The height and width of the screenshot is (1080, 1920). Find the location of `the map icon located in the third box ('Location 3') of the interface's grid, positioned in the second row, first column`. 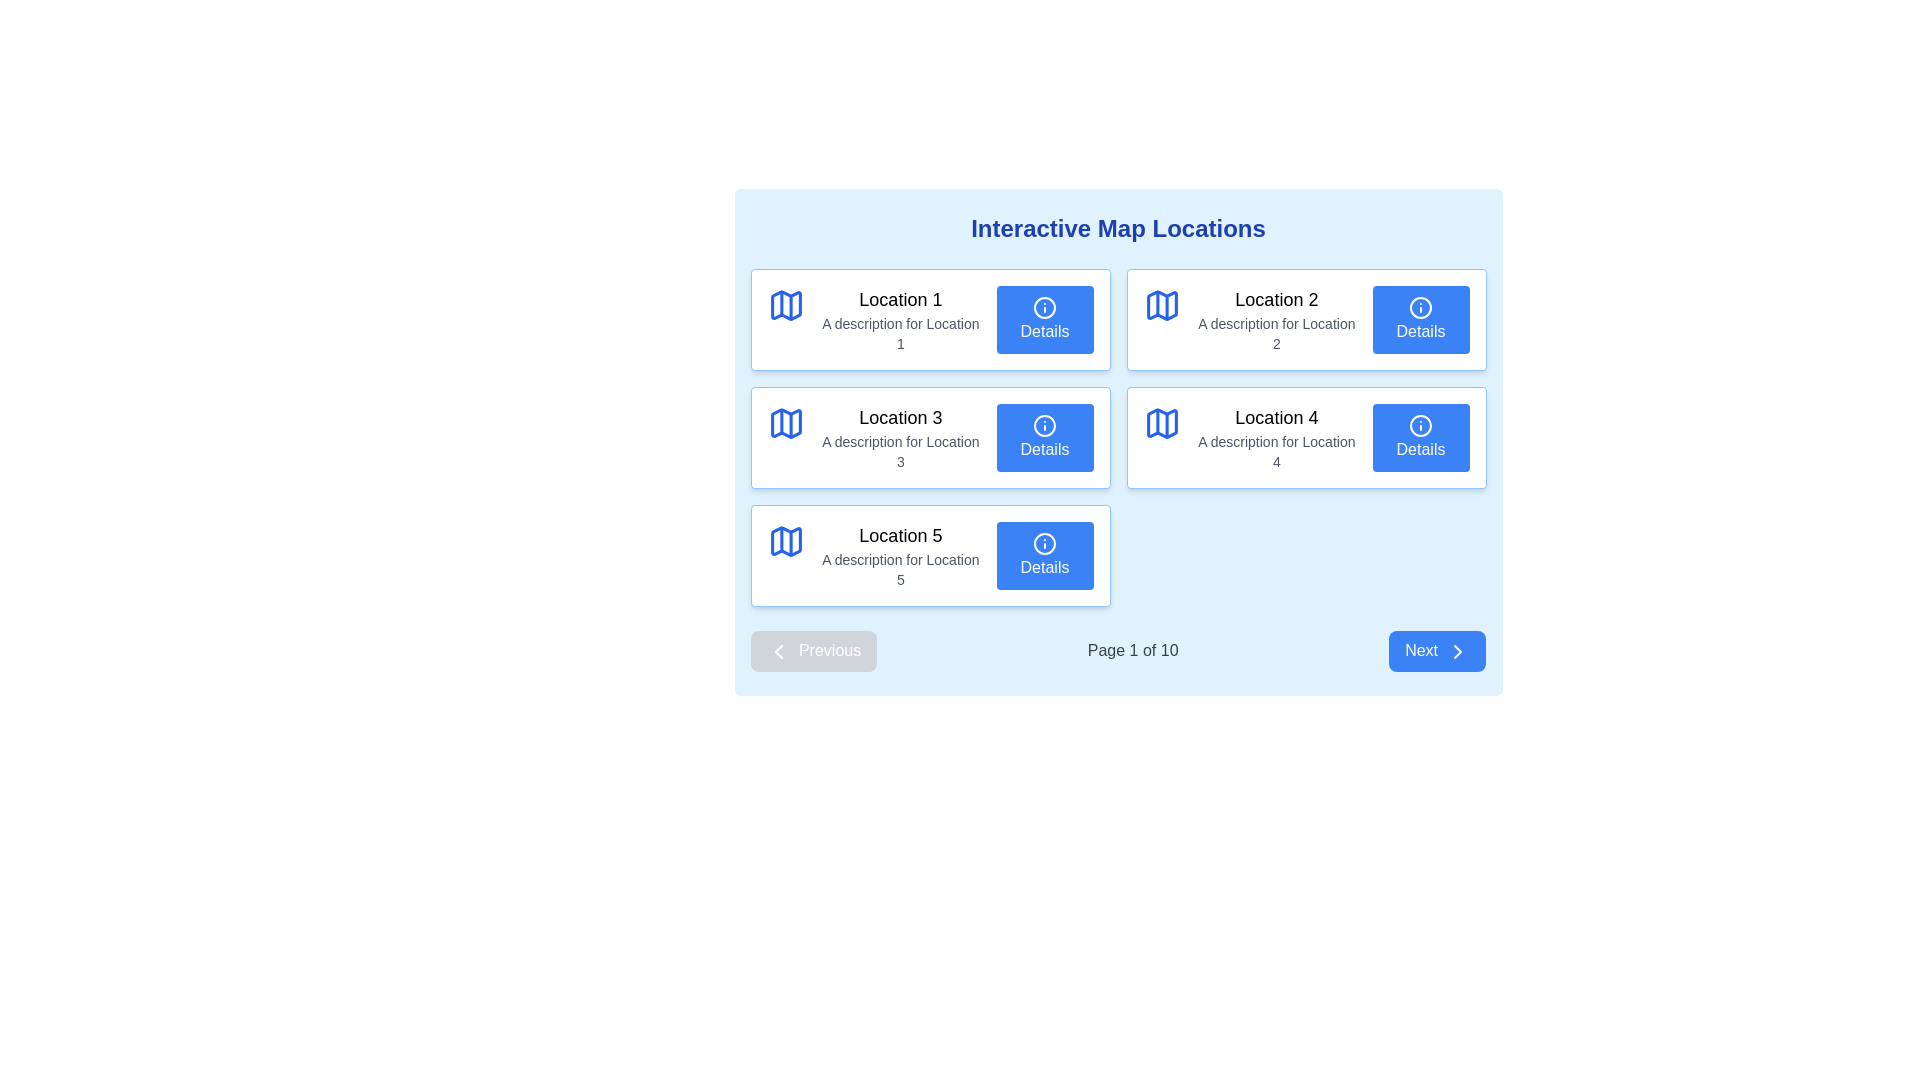

the map icon located in the third box ('Location 3') of the interface's grid, positioned in the second row, first column is located at coordinates (785, 423).